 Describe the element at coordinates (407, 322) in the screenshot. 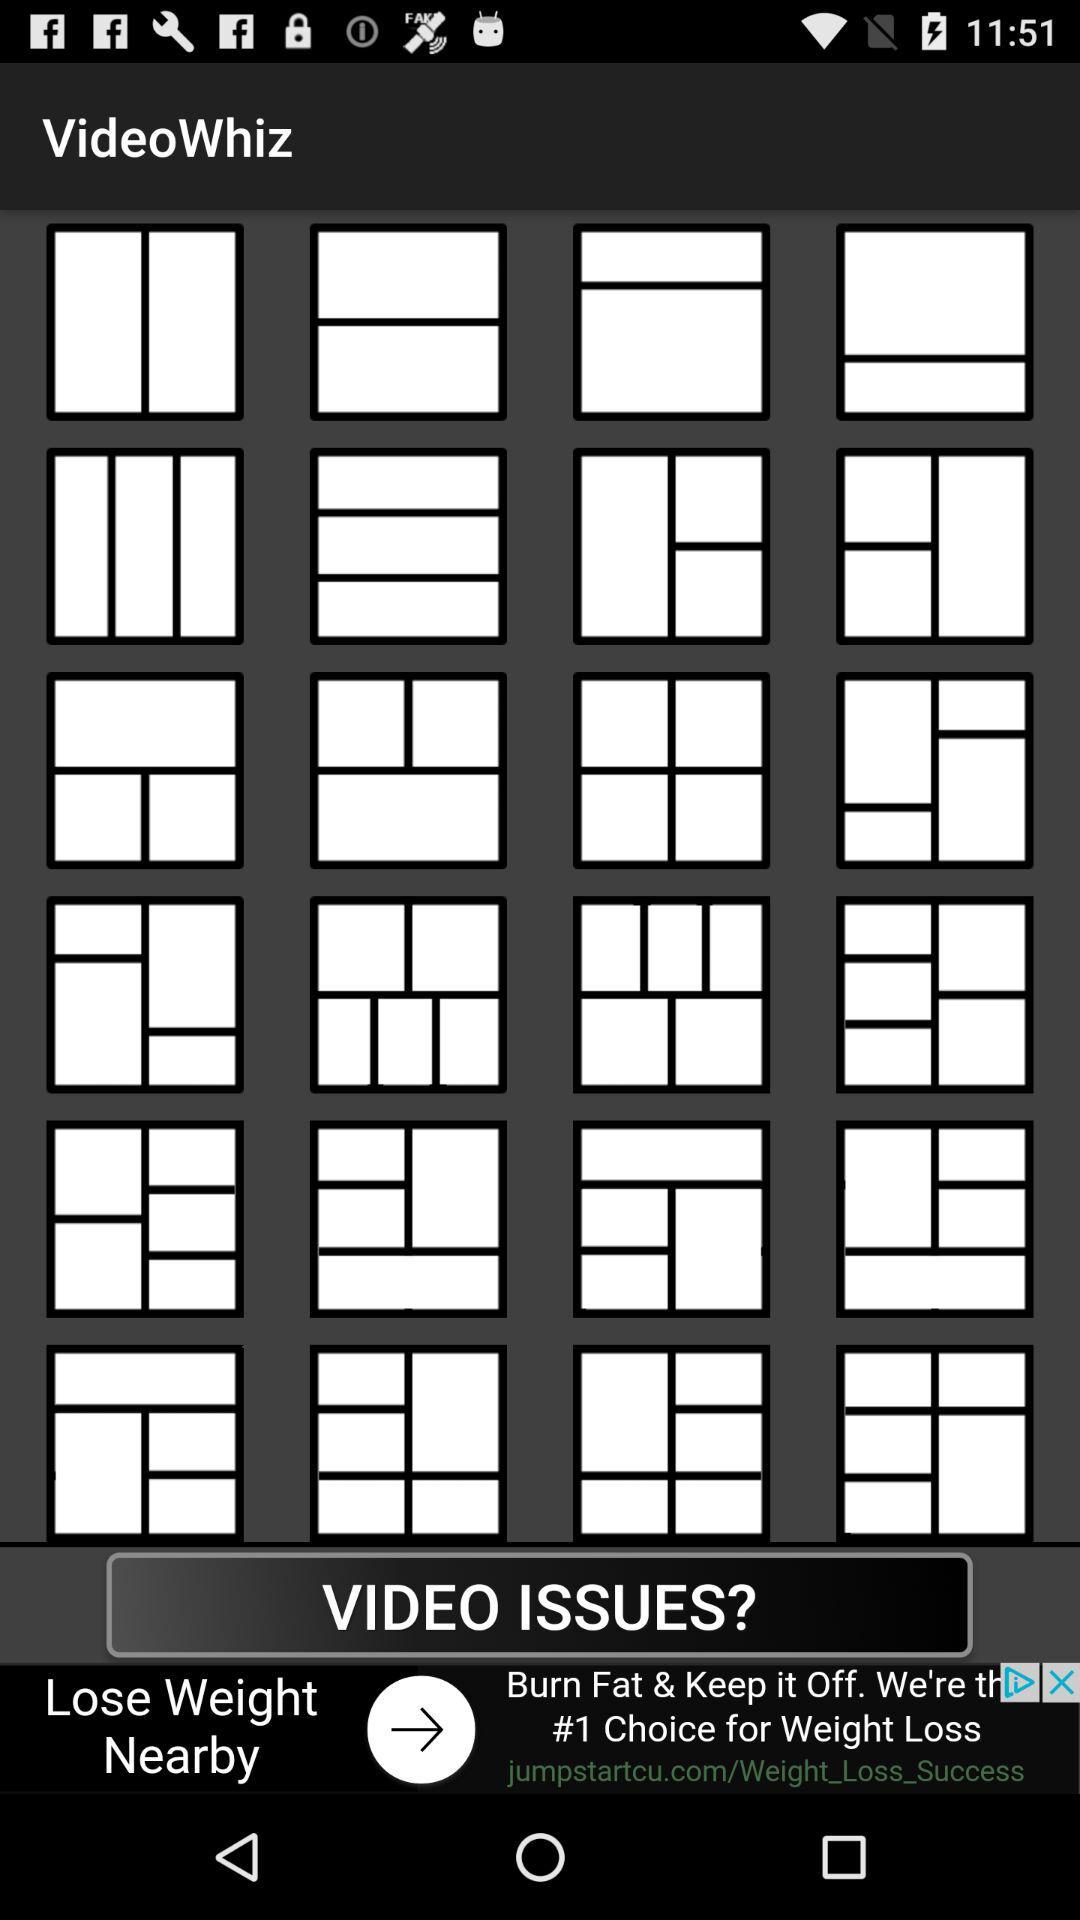

I see `object` at that location.